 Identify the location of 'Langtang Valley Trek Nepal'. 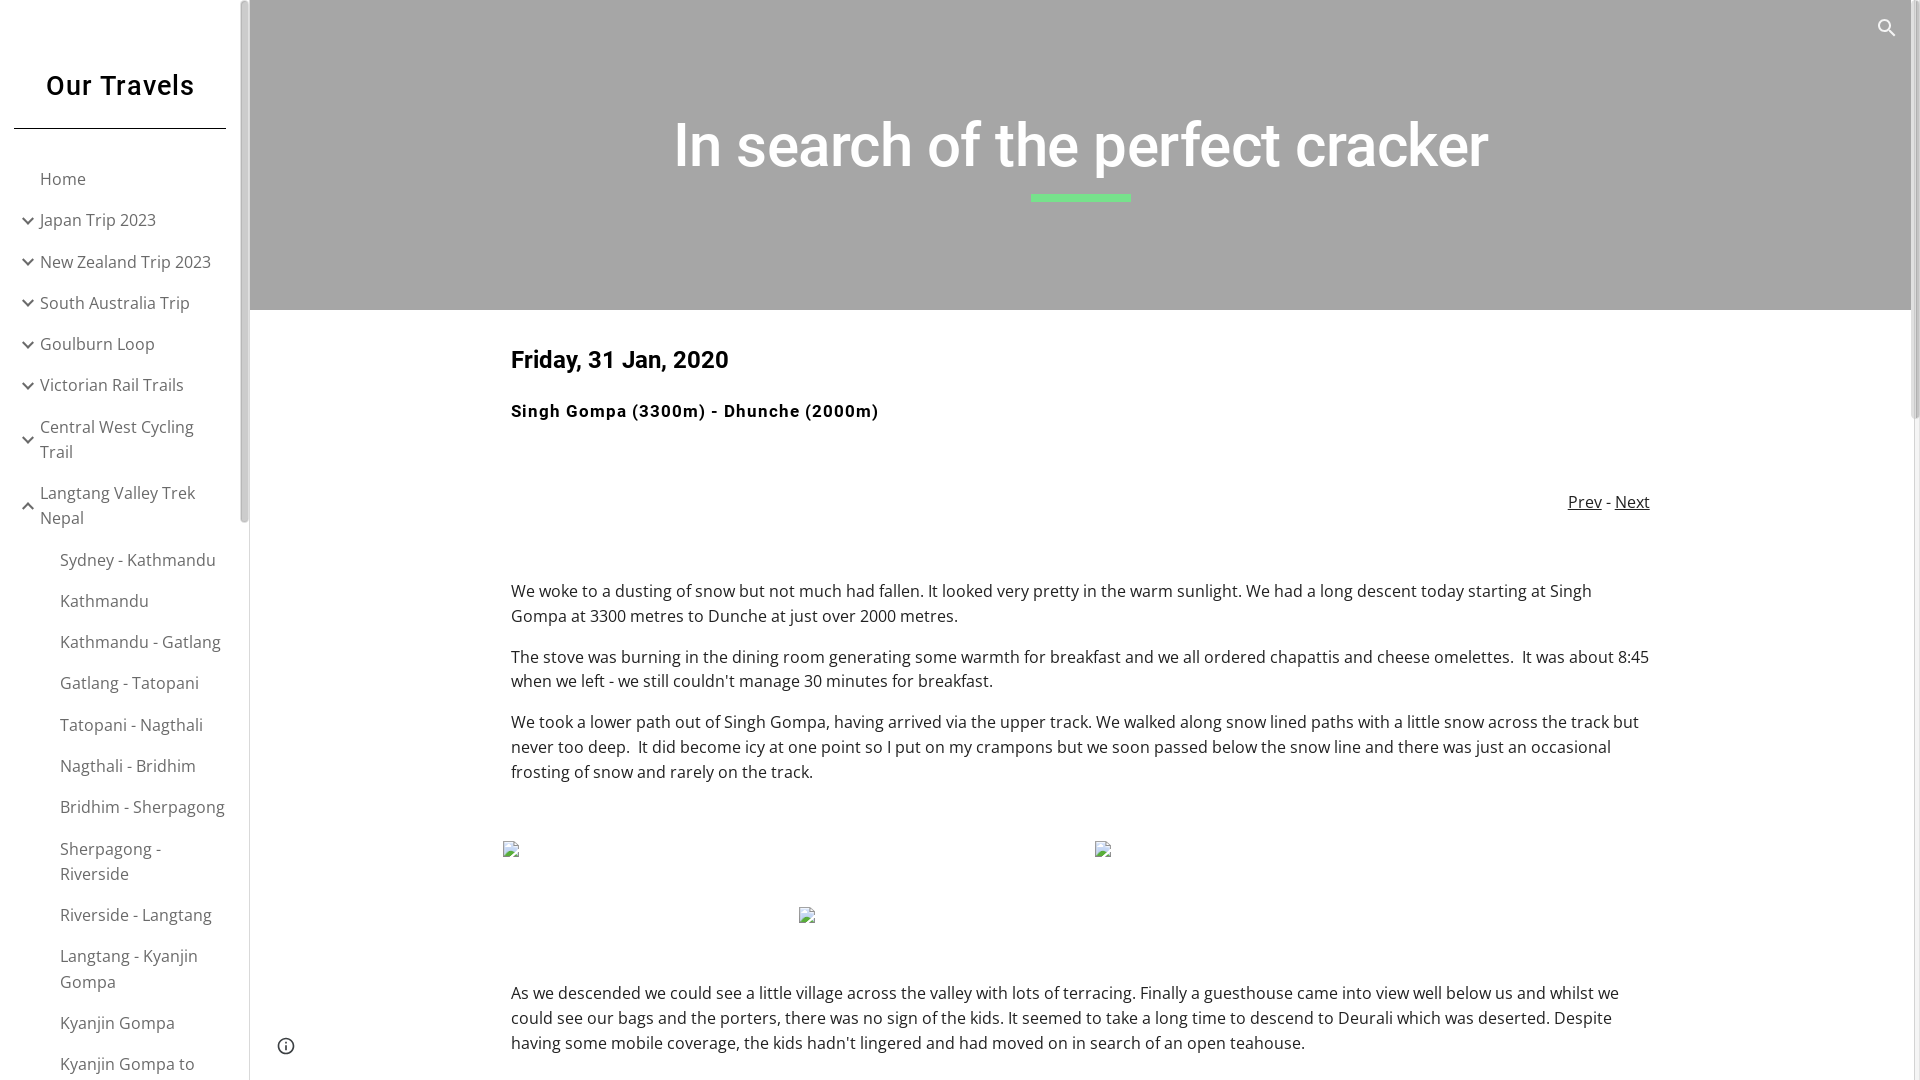
(130, 505).